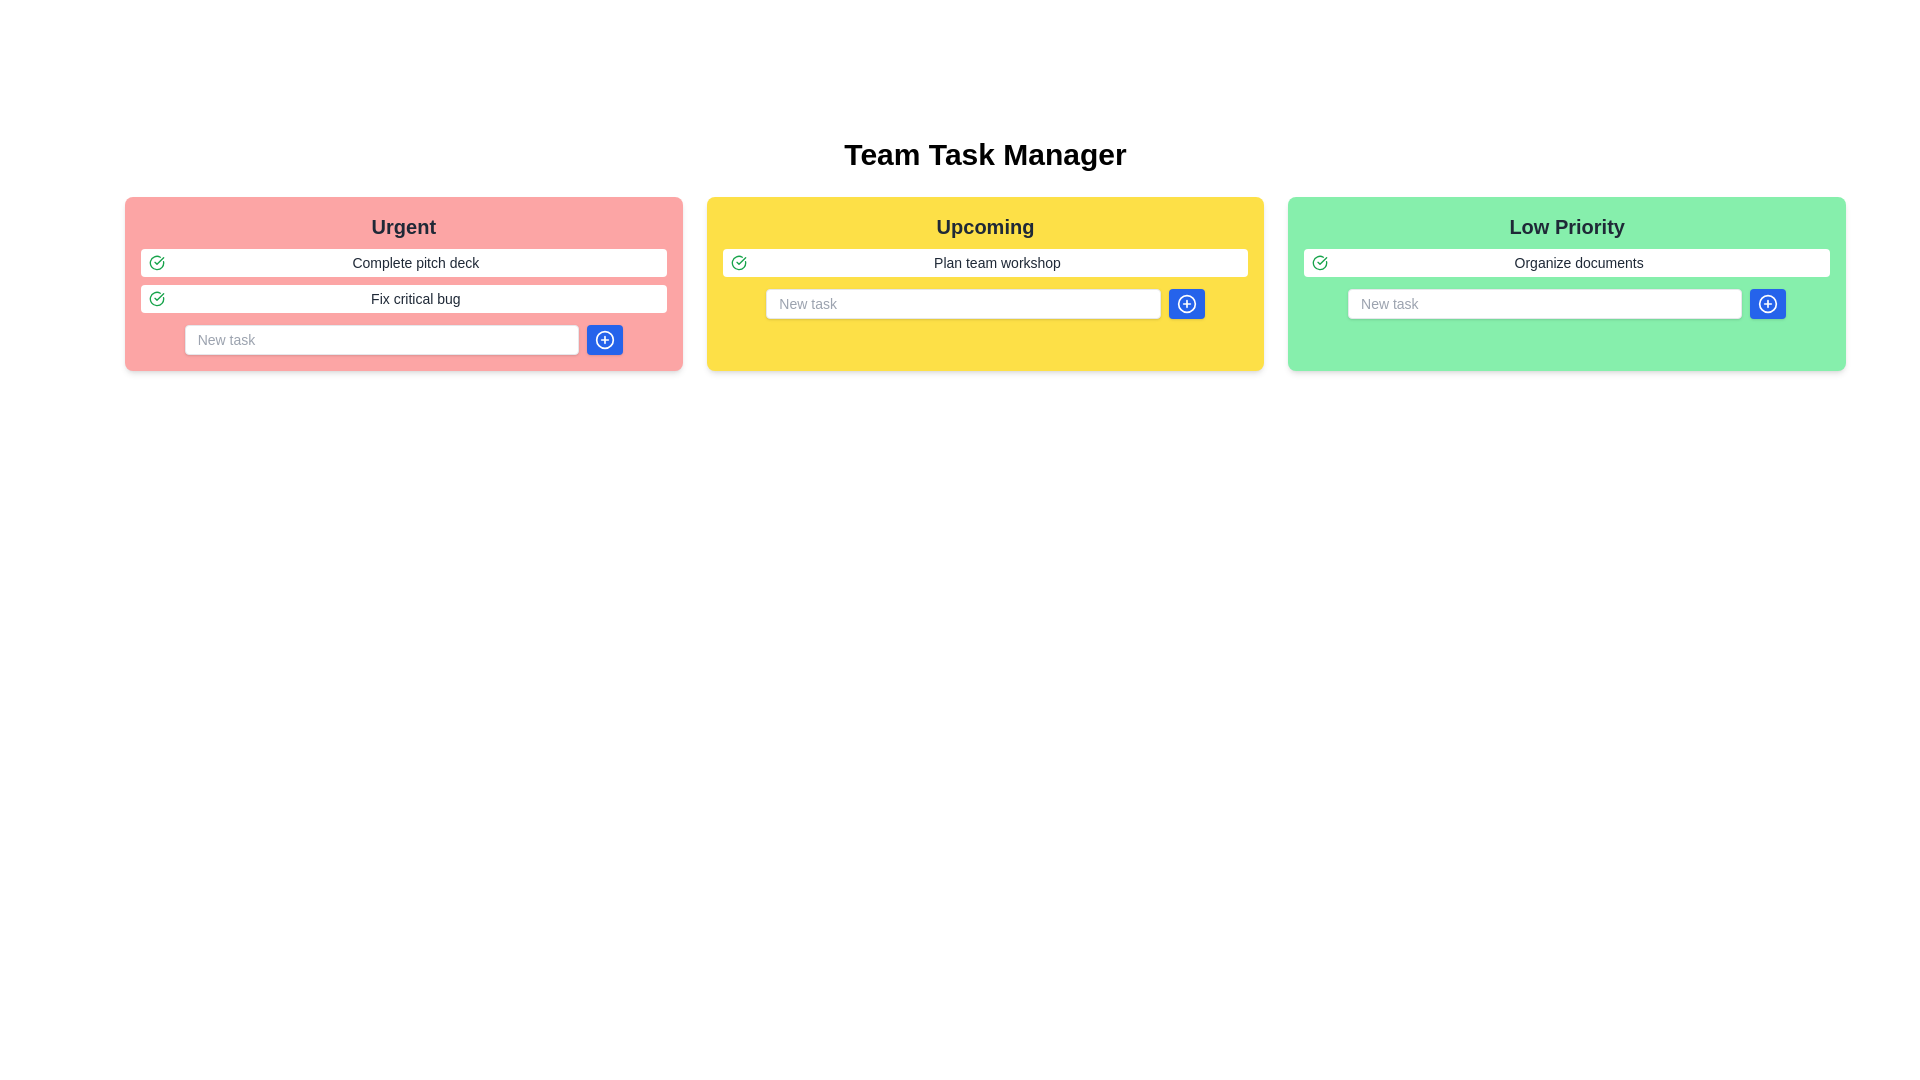  I want to click on the circular green checkmark icon that indicates a completed task, located next to the 'Organize documents' text in the 'Low Priority' task group to confirm completion, so click(1320, 261).